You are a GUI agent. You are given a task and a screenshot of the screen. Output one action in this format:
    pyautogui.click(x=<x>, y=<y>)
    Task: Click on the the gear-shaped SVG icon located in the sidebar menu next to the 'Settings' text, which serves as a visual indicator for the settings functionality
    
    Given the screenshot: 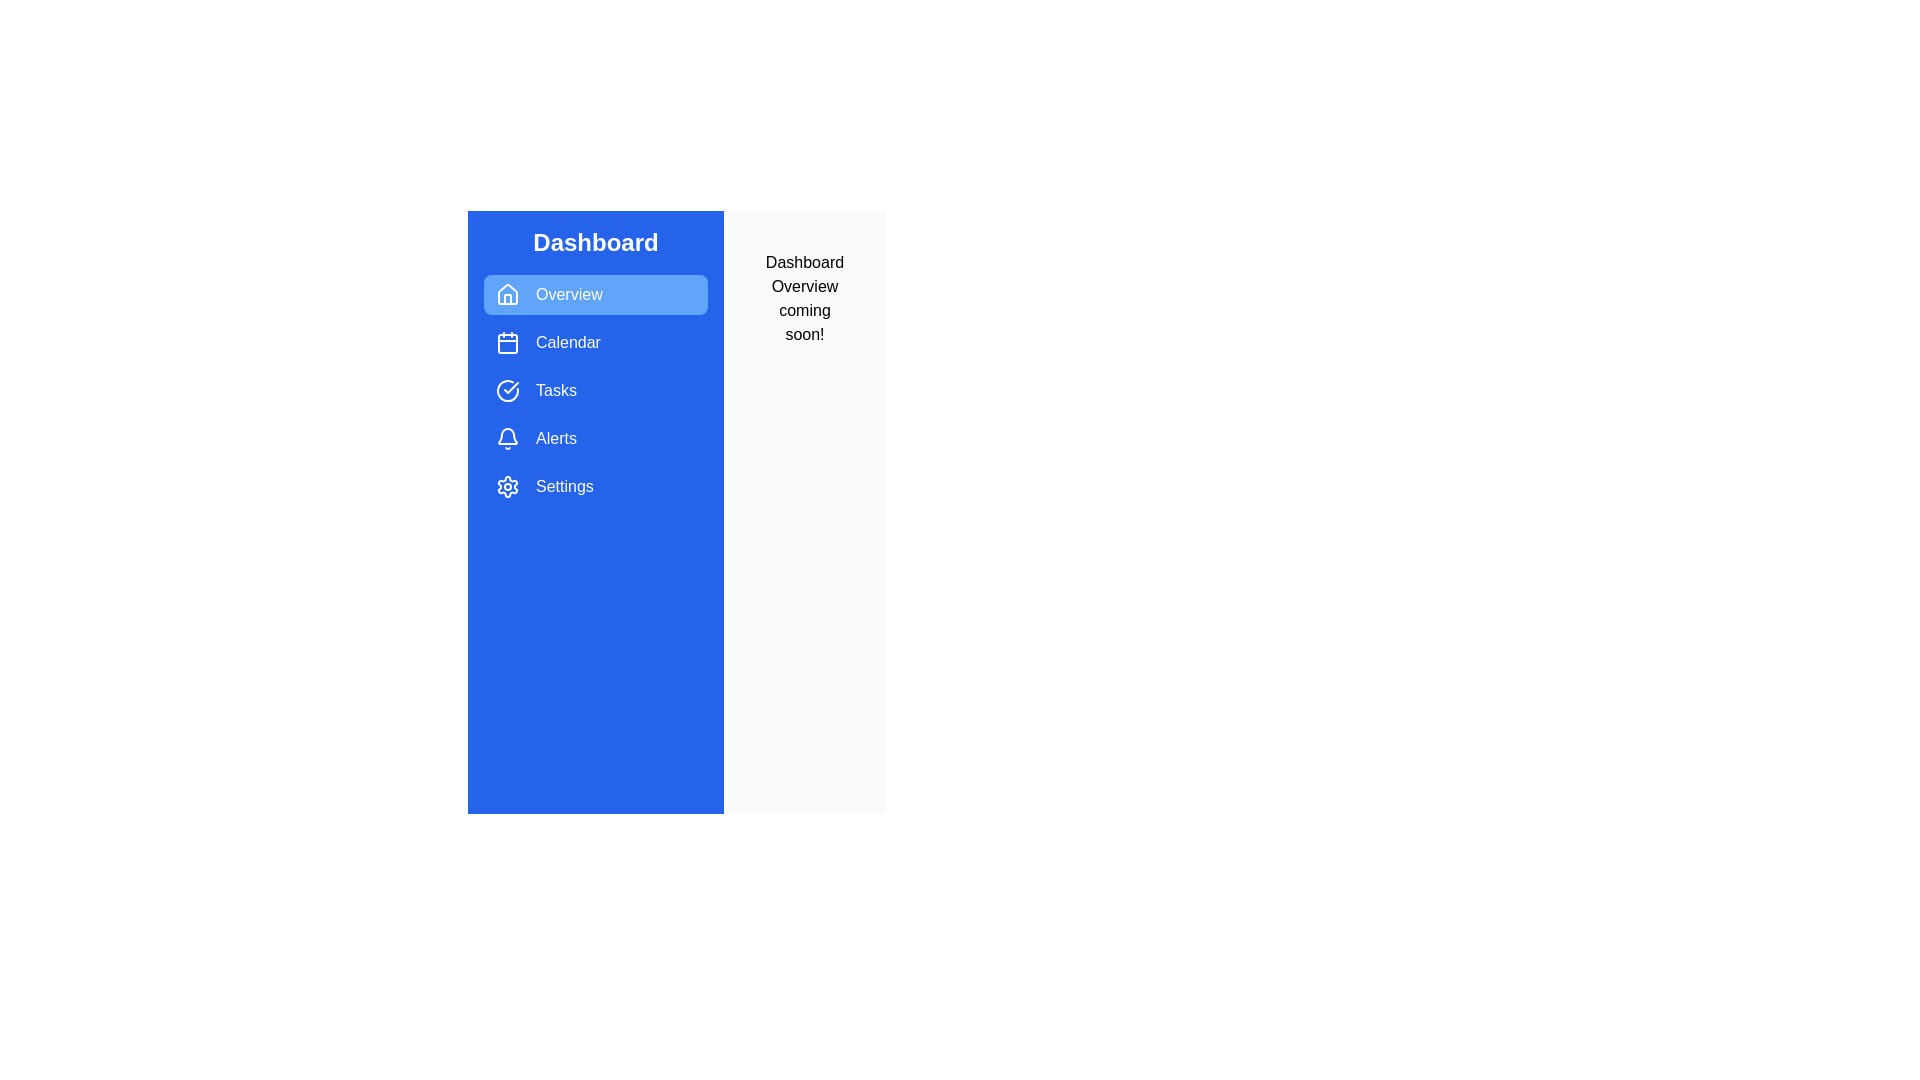 What is the action you would take?
    pyautogui.click(x=508, y=486)
    